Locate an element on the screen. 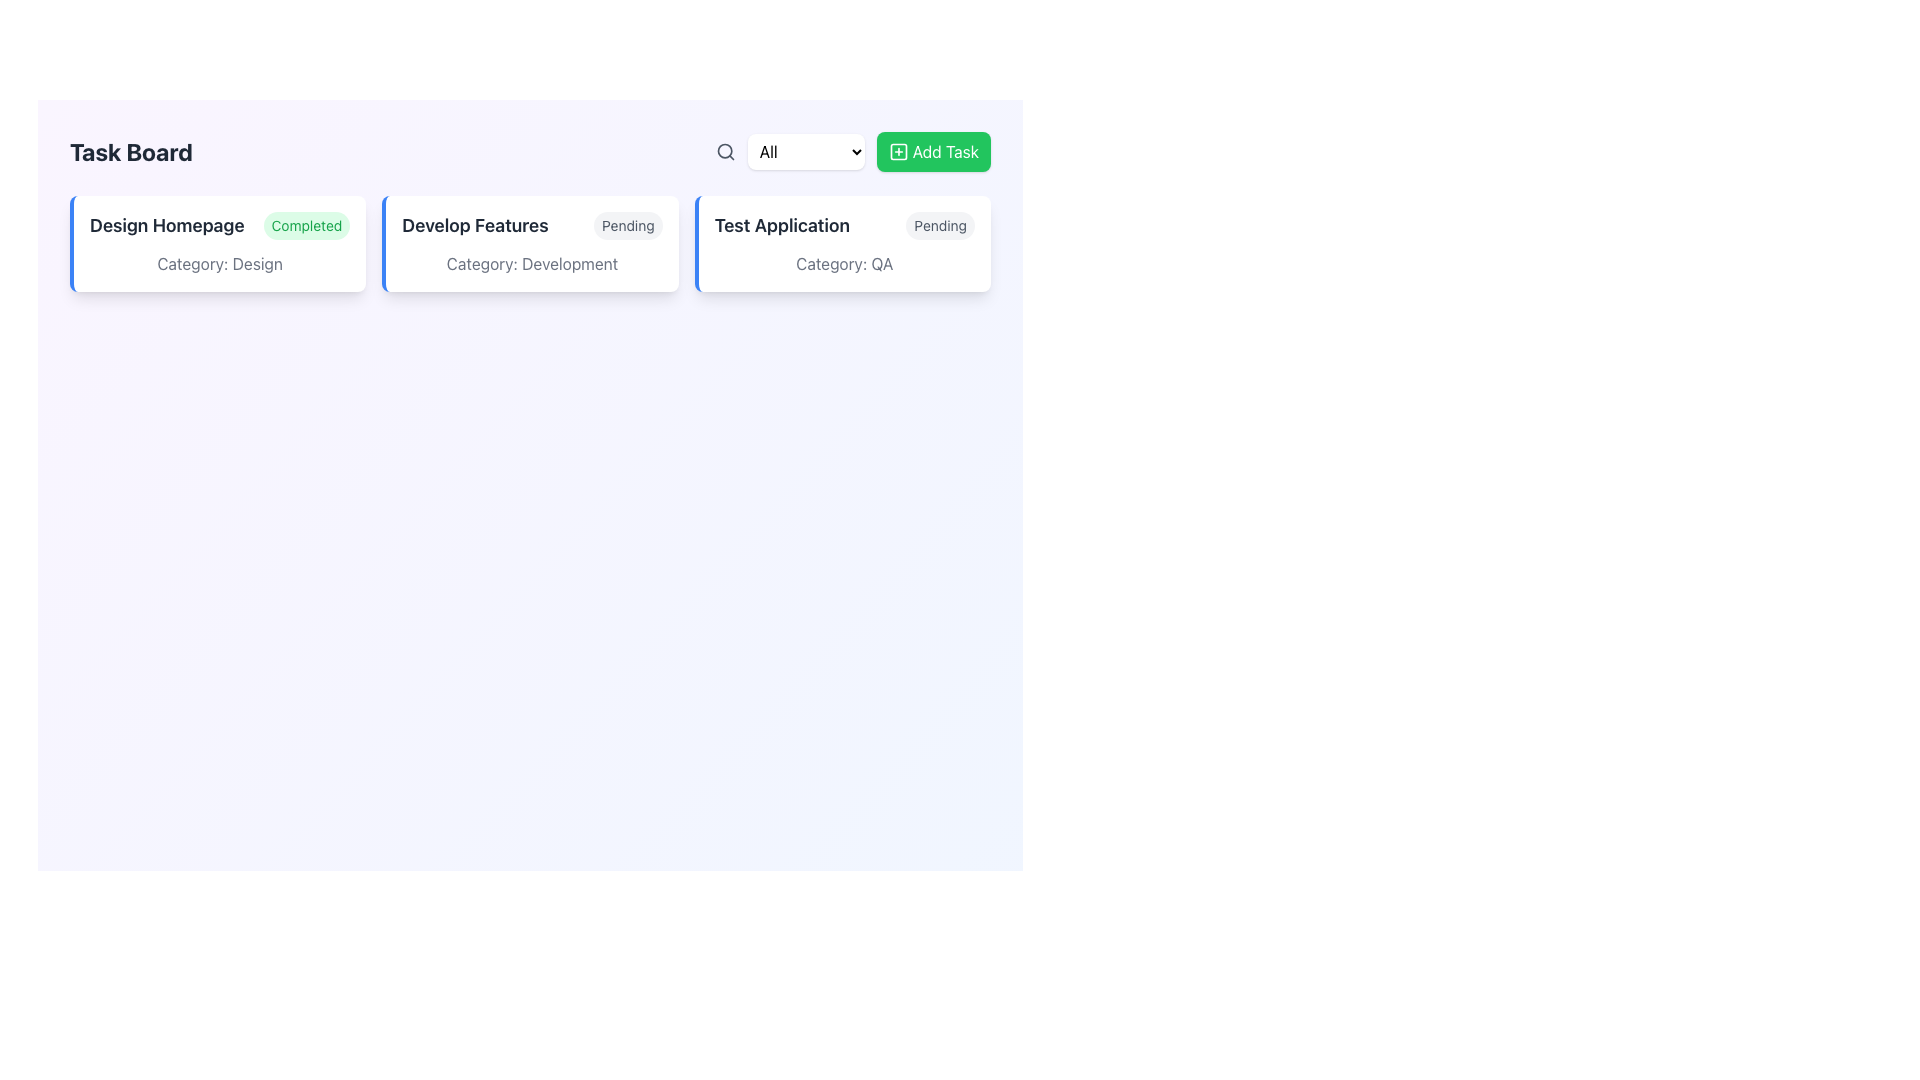  the gray search icon styled as a magnifying glass, located to the immediate left of the dropdown labeled 'All' and near the green button labeled 'Add Task' is located at coordinates (724, 150).